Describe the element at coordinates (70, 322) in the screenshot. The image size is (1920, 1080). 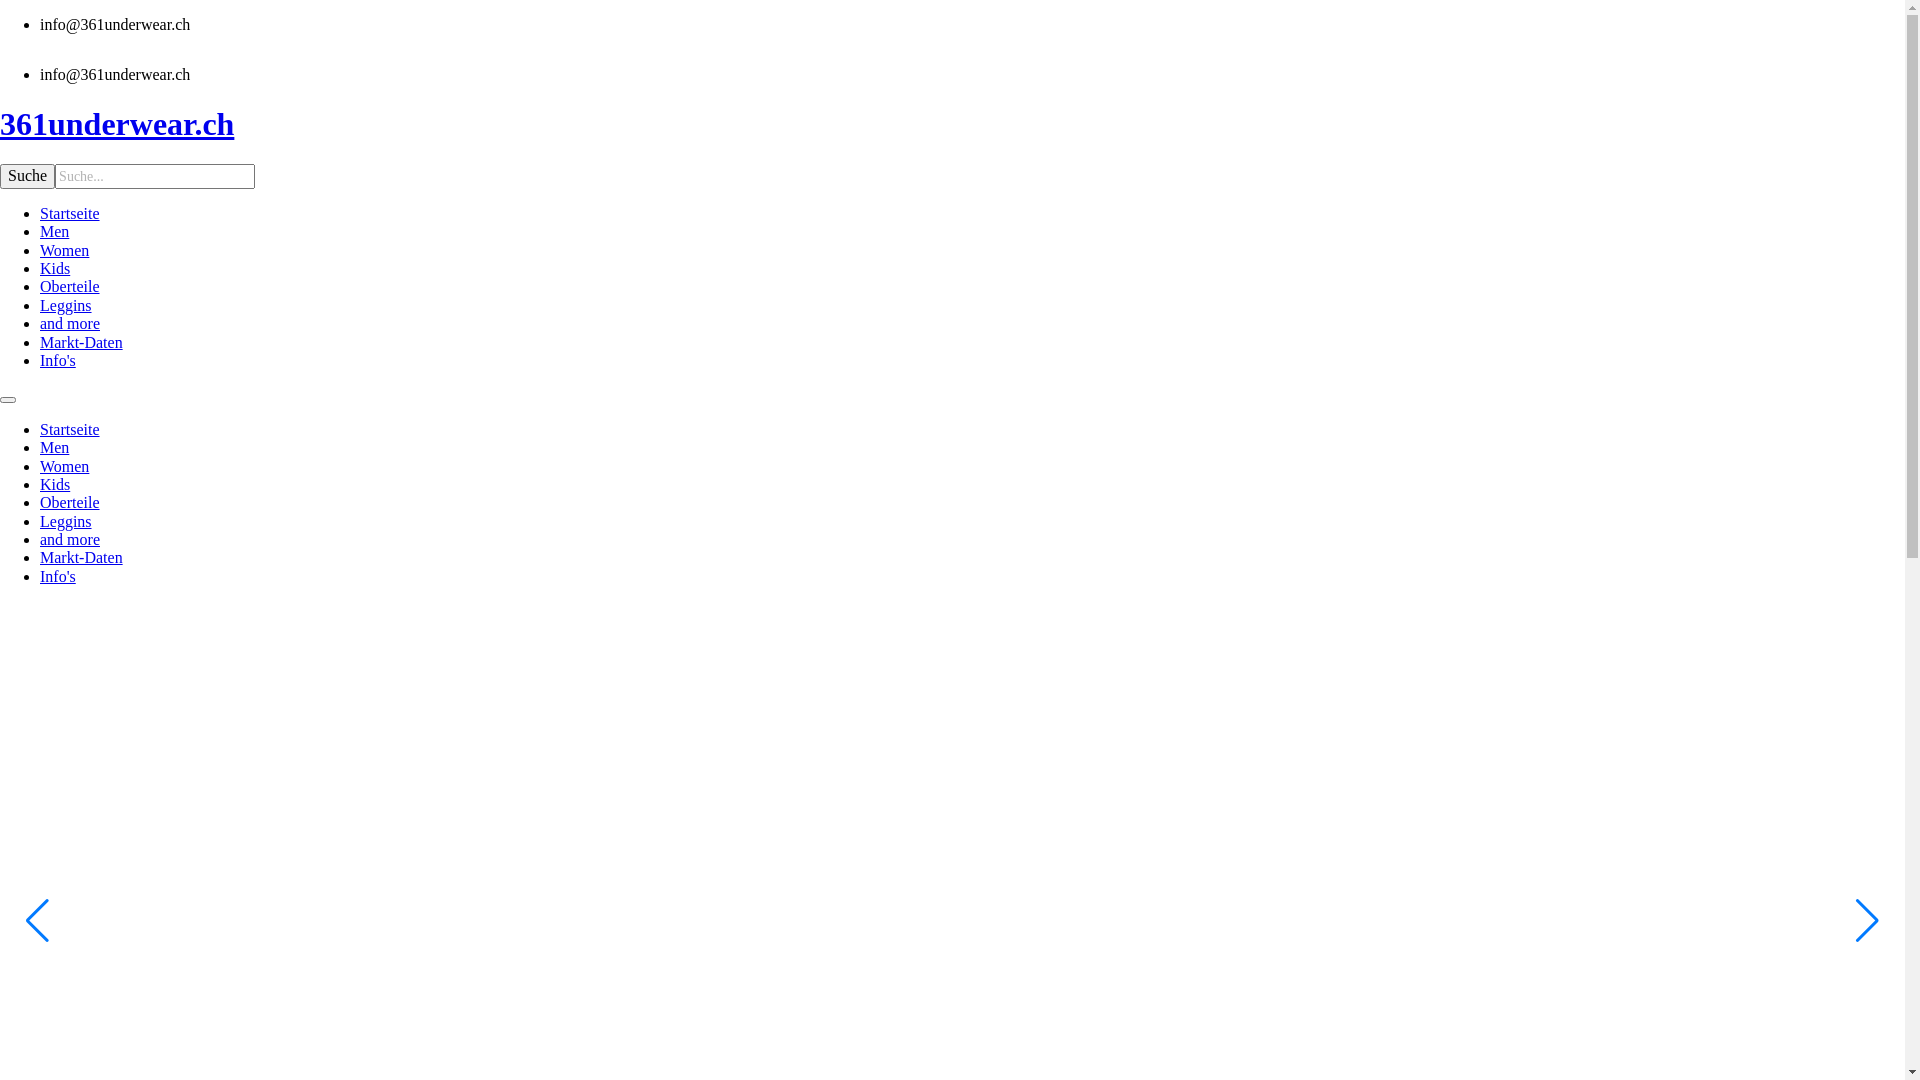
I see `'and more'` at that location.